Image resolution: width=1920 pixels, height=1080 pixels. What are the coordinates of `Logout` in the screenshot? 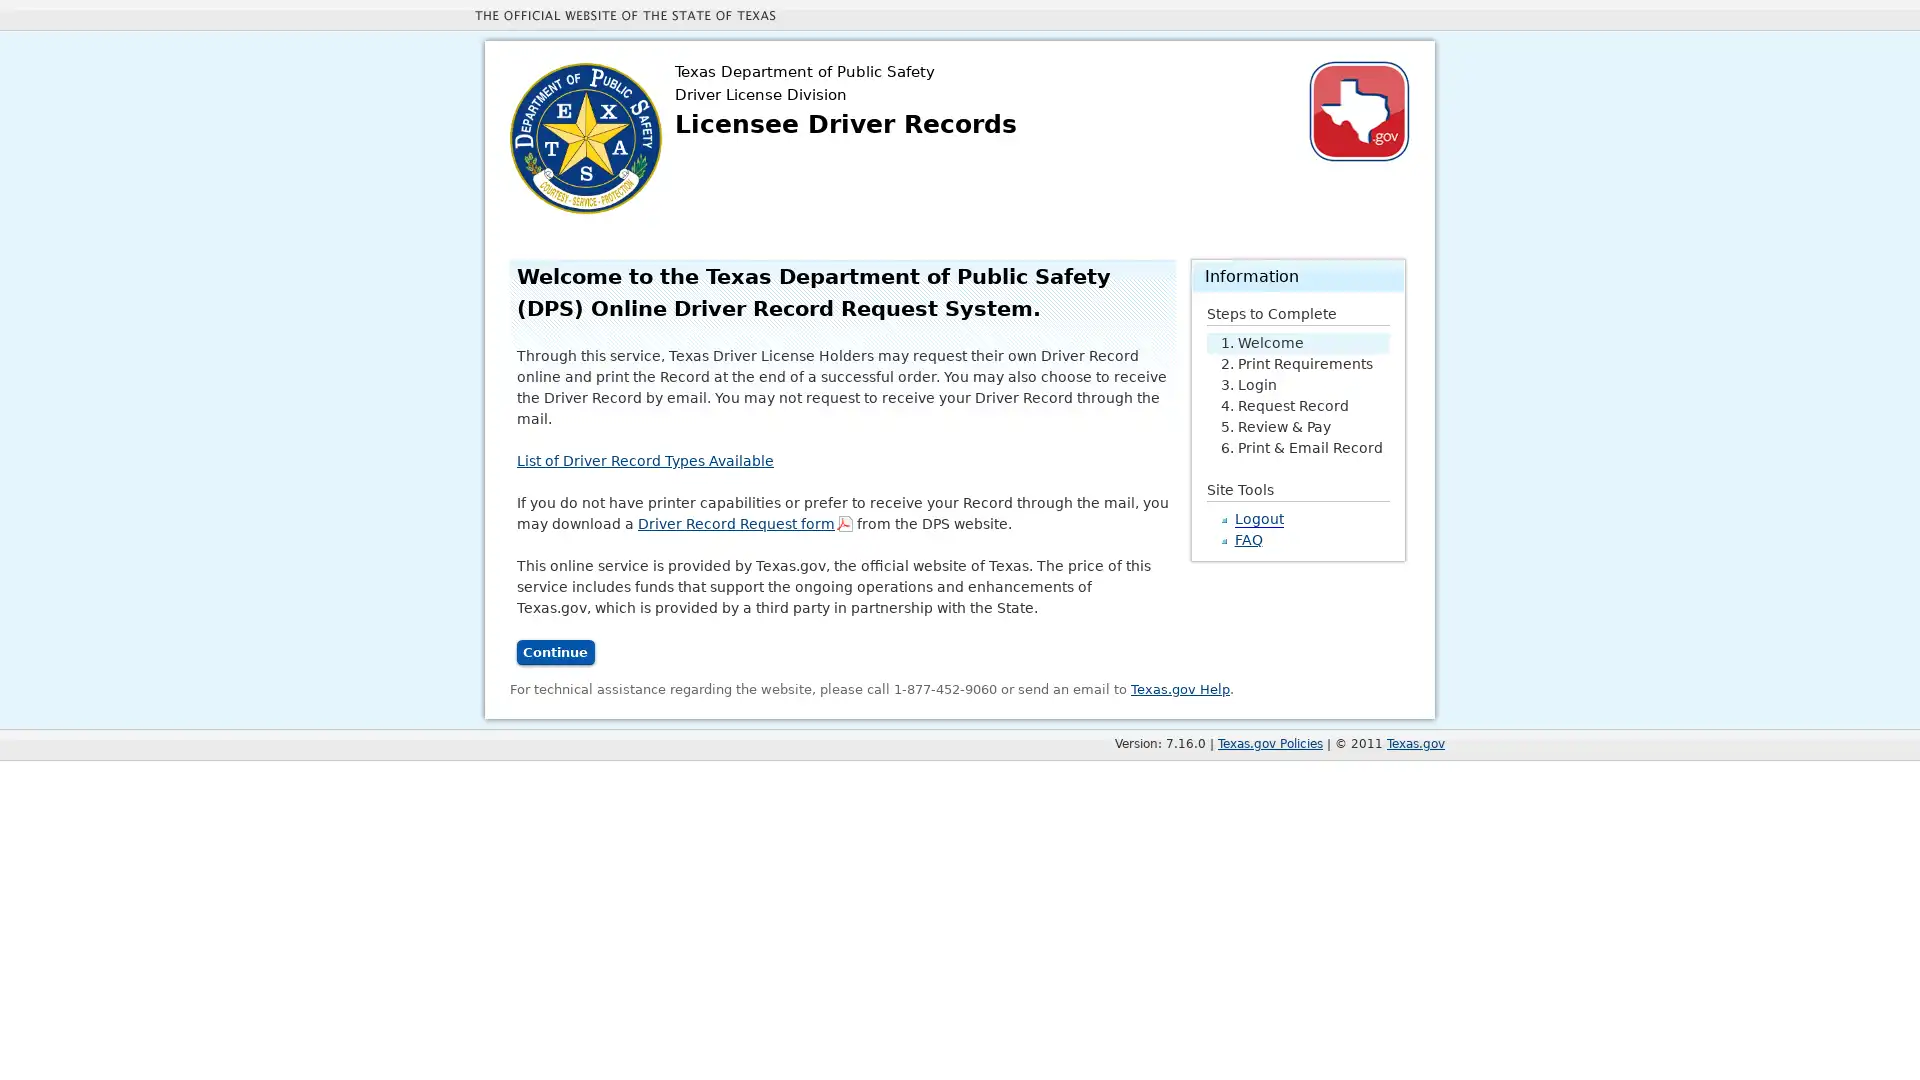 It's located at (1257, 517).